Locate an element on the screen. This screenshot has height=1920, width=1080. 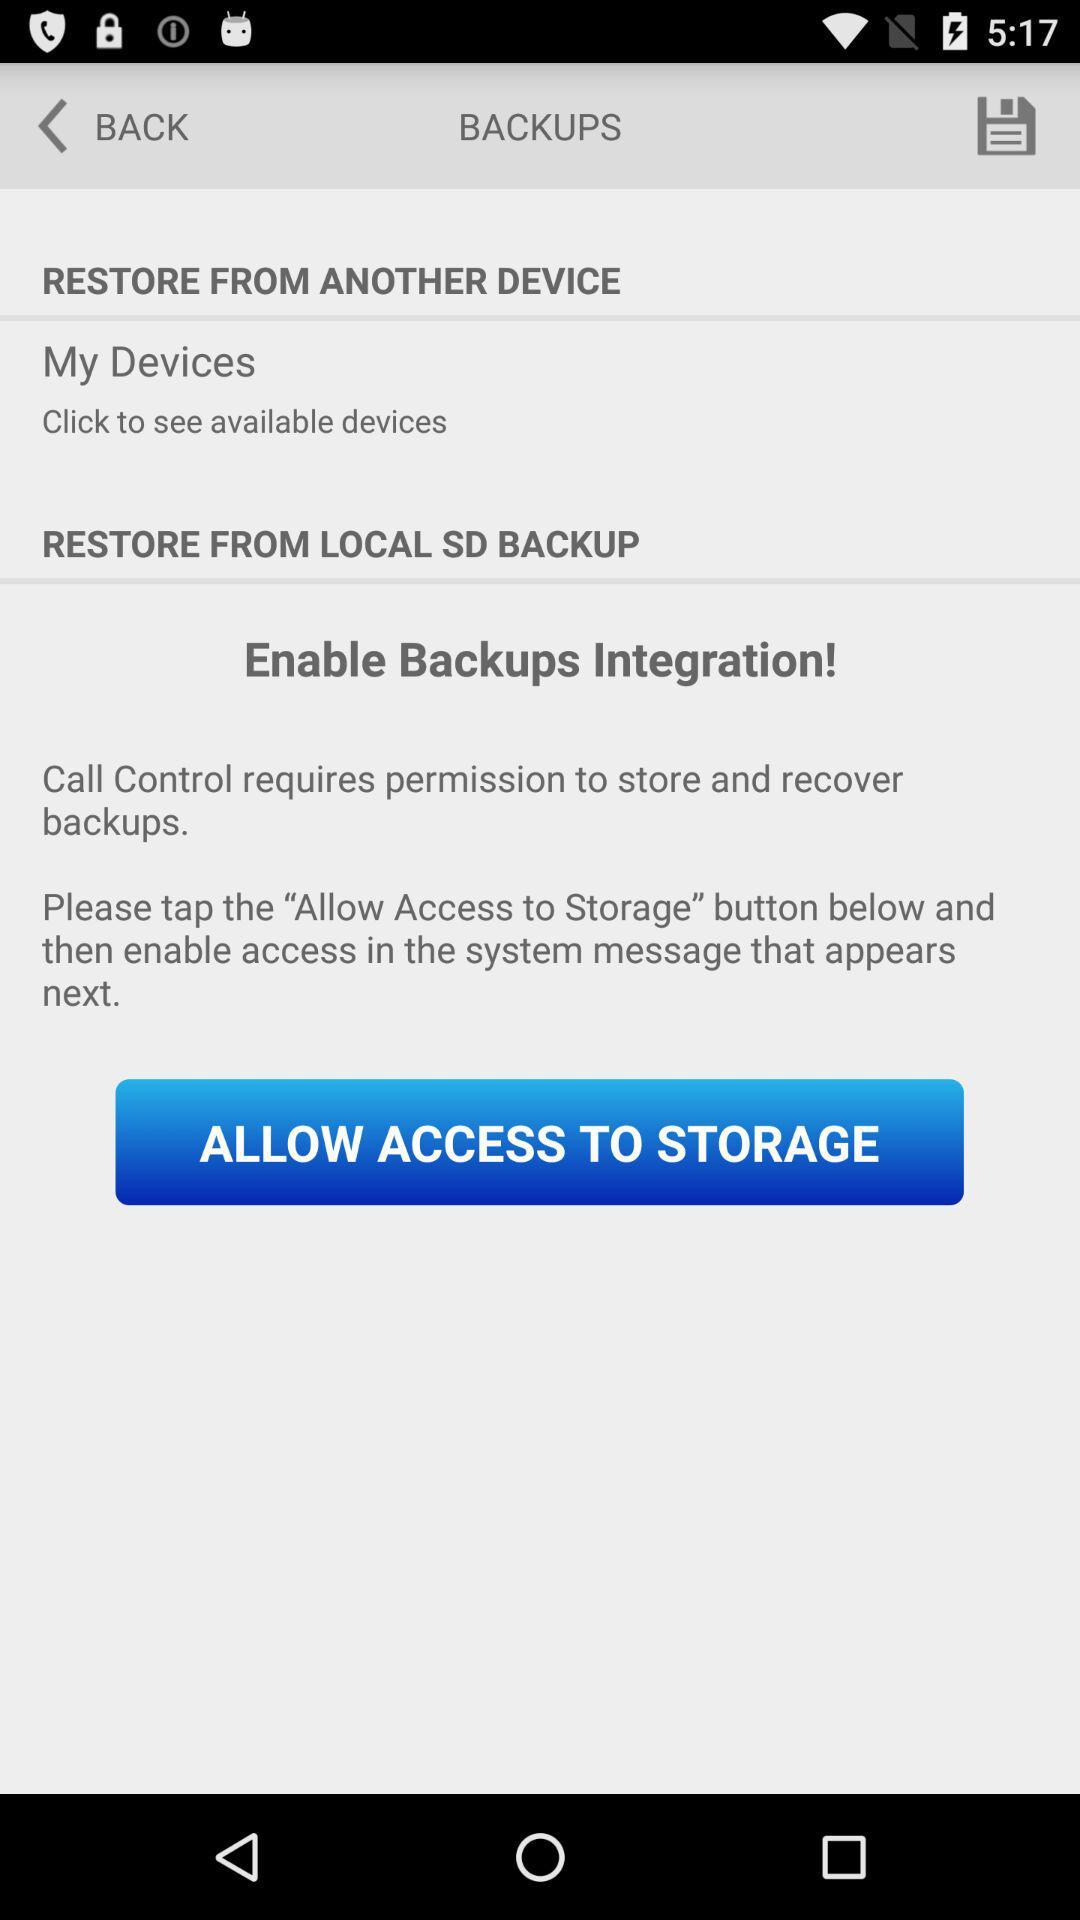
the back at the top left corner is located at coordinates (99, 124).